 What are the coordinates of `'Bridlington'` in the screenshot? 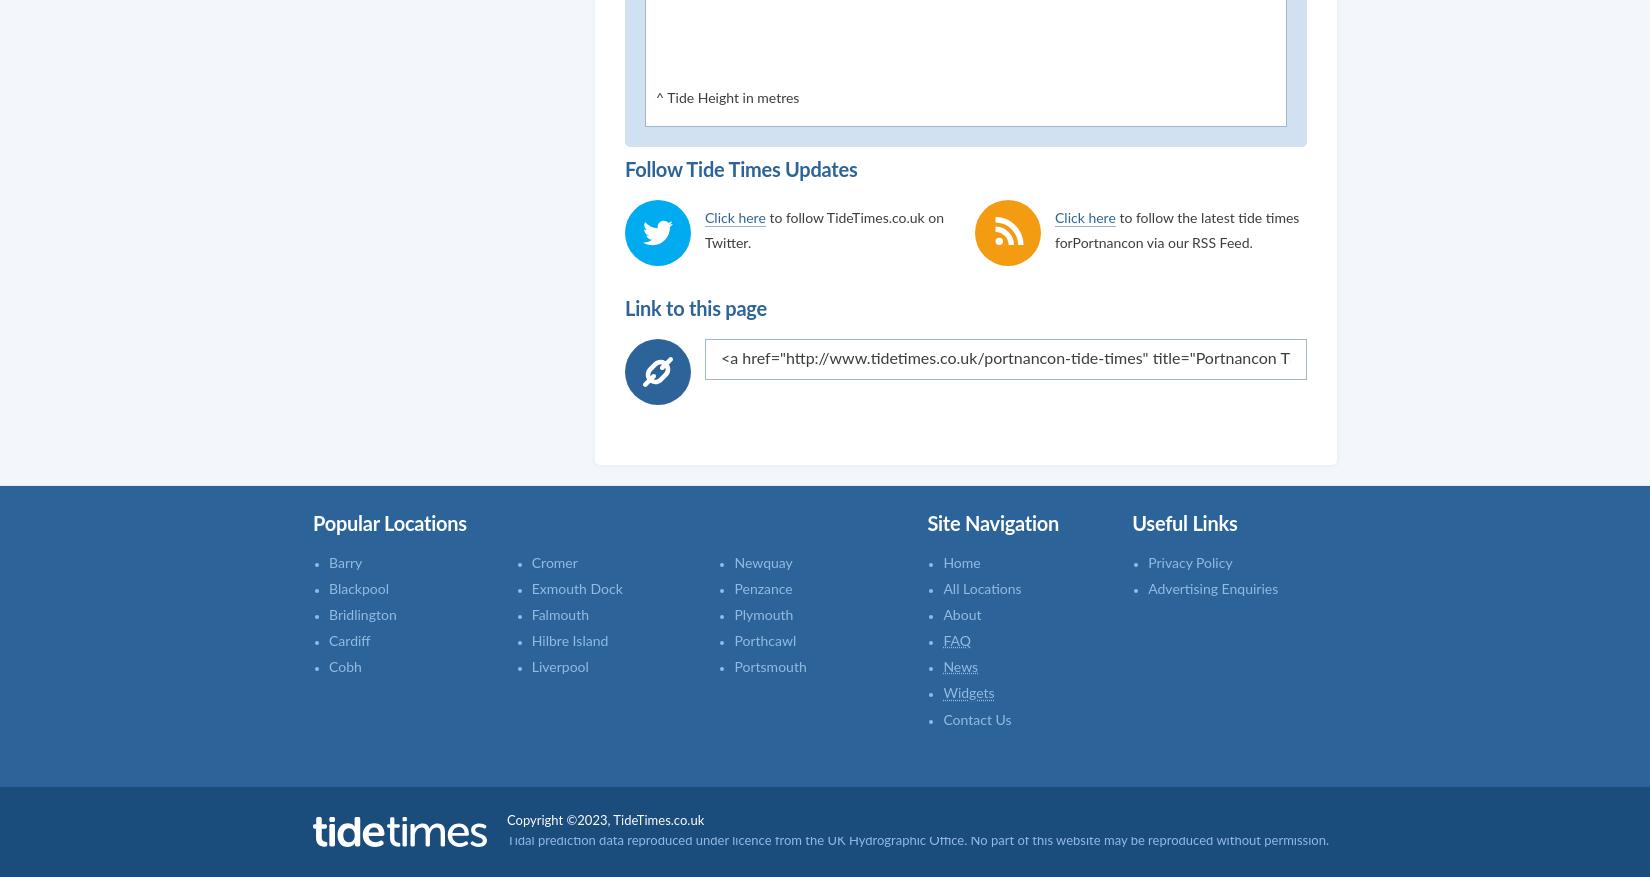 It's located at (362, 614).